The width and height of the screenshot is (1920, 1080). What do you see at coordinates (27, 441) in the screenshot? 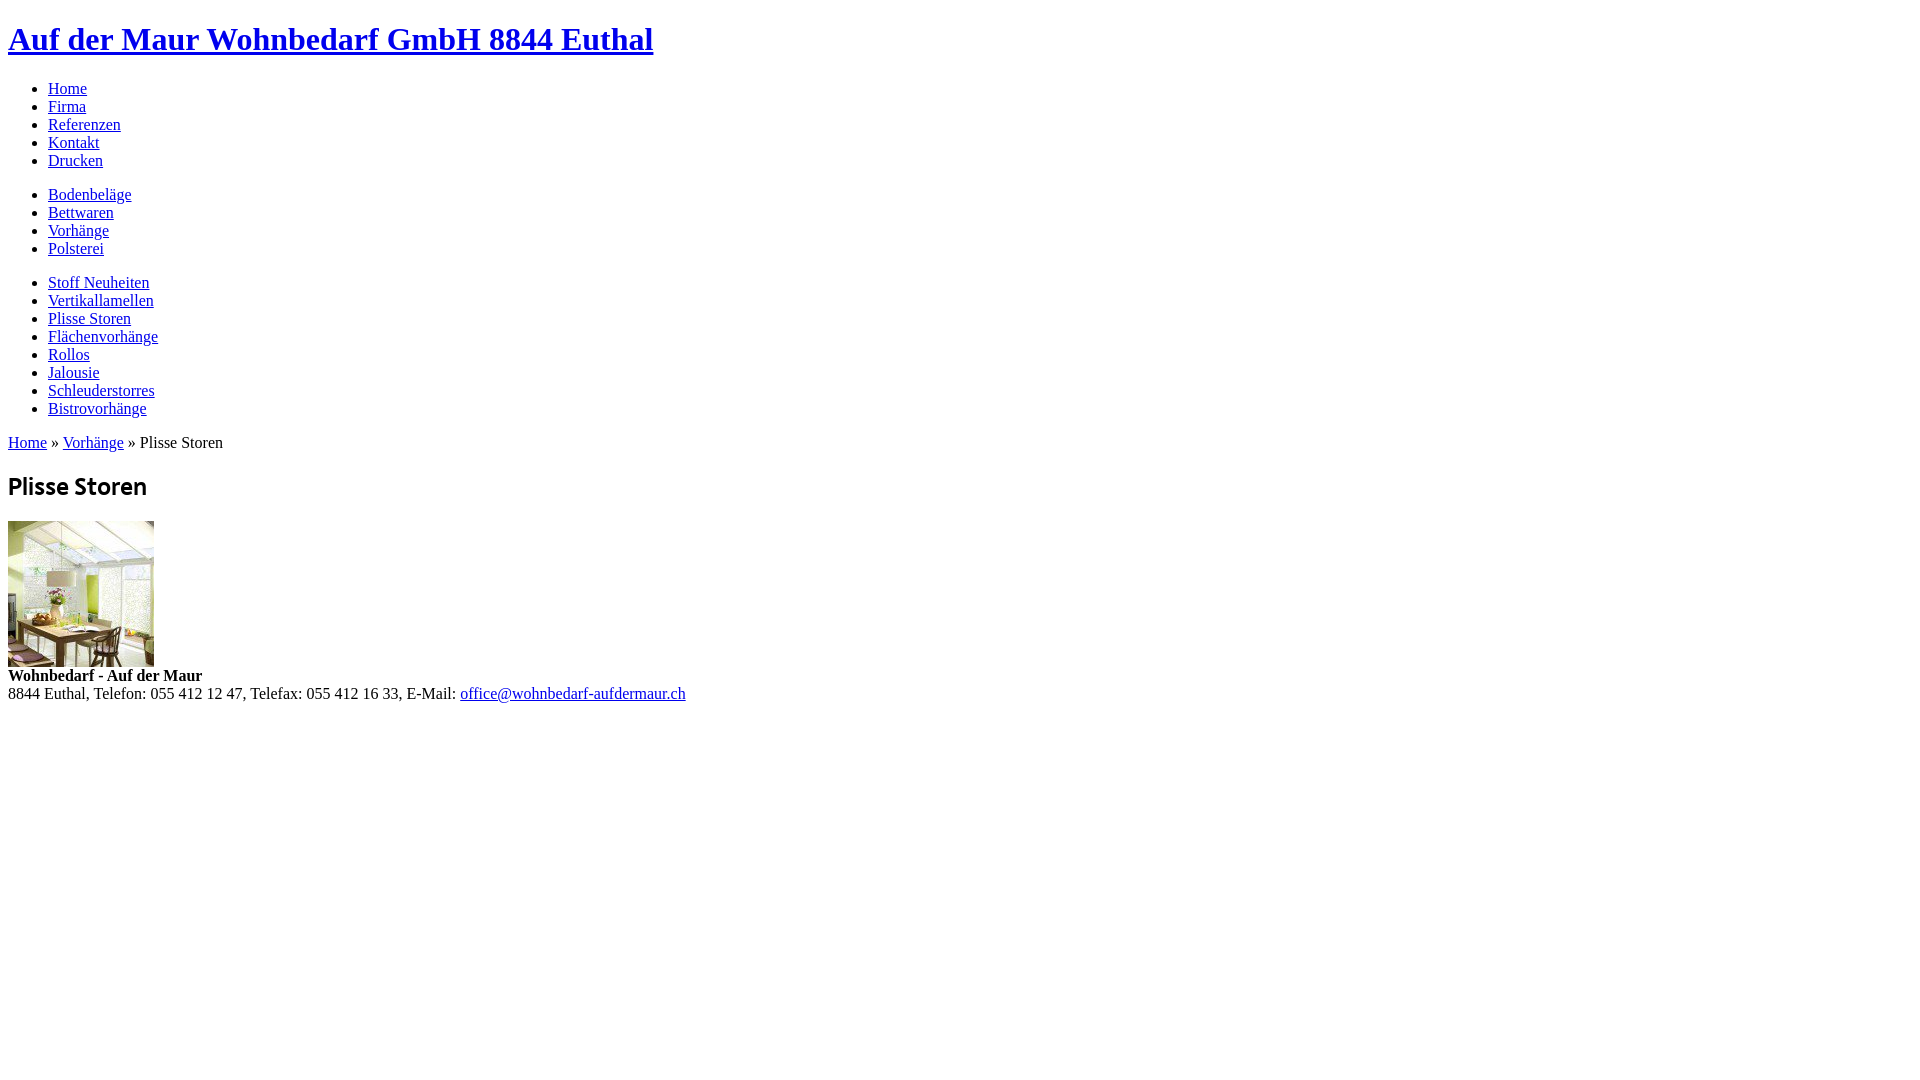
I see `'Home'` at bounding box center [27, 441].